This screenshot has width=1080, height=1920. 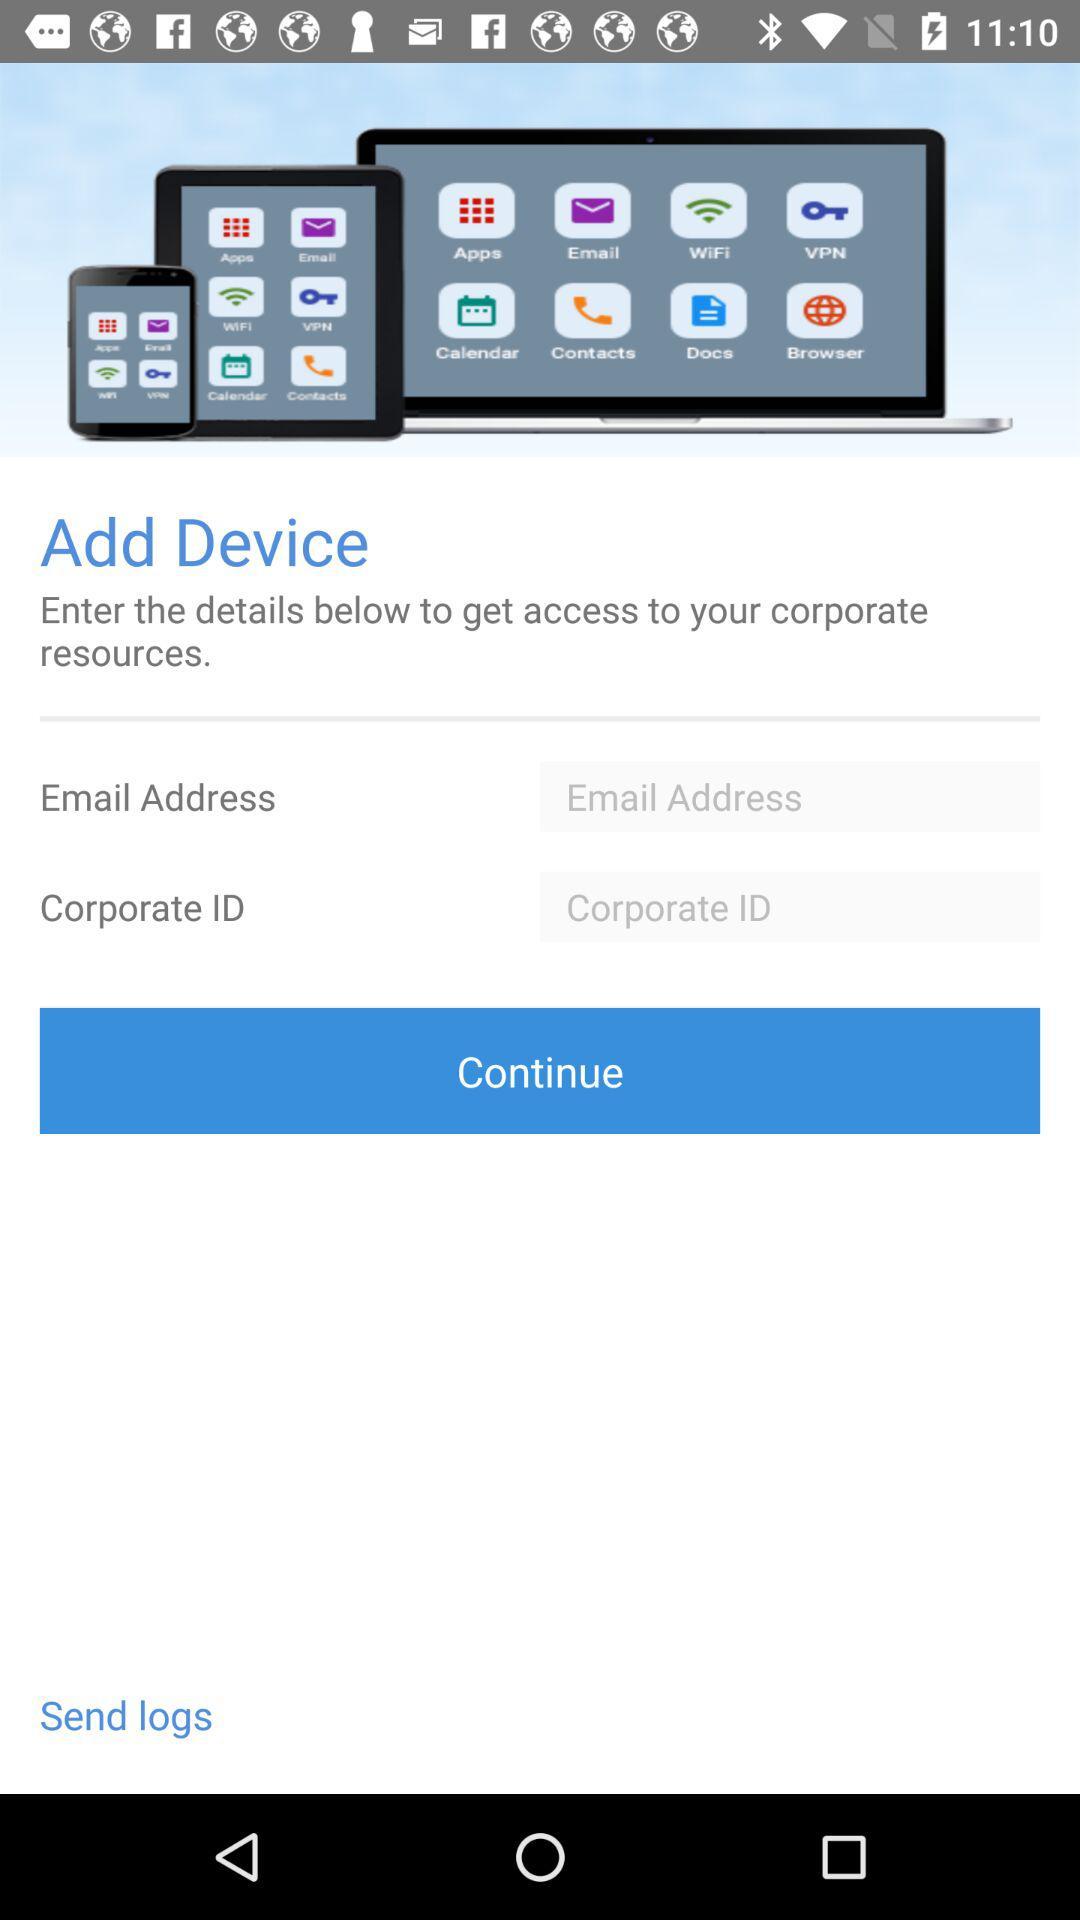 I want to click on the item below add device, so click(x=540, y=629).